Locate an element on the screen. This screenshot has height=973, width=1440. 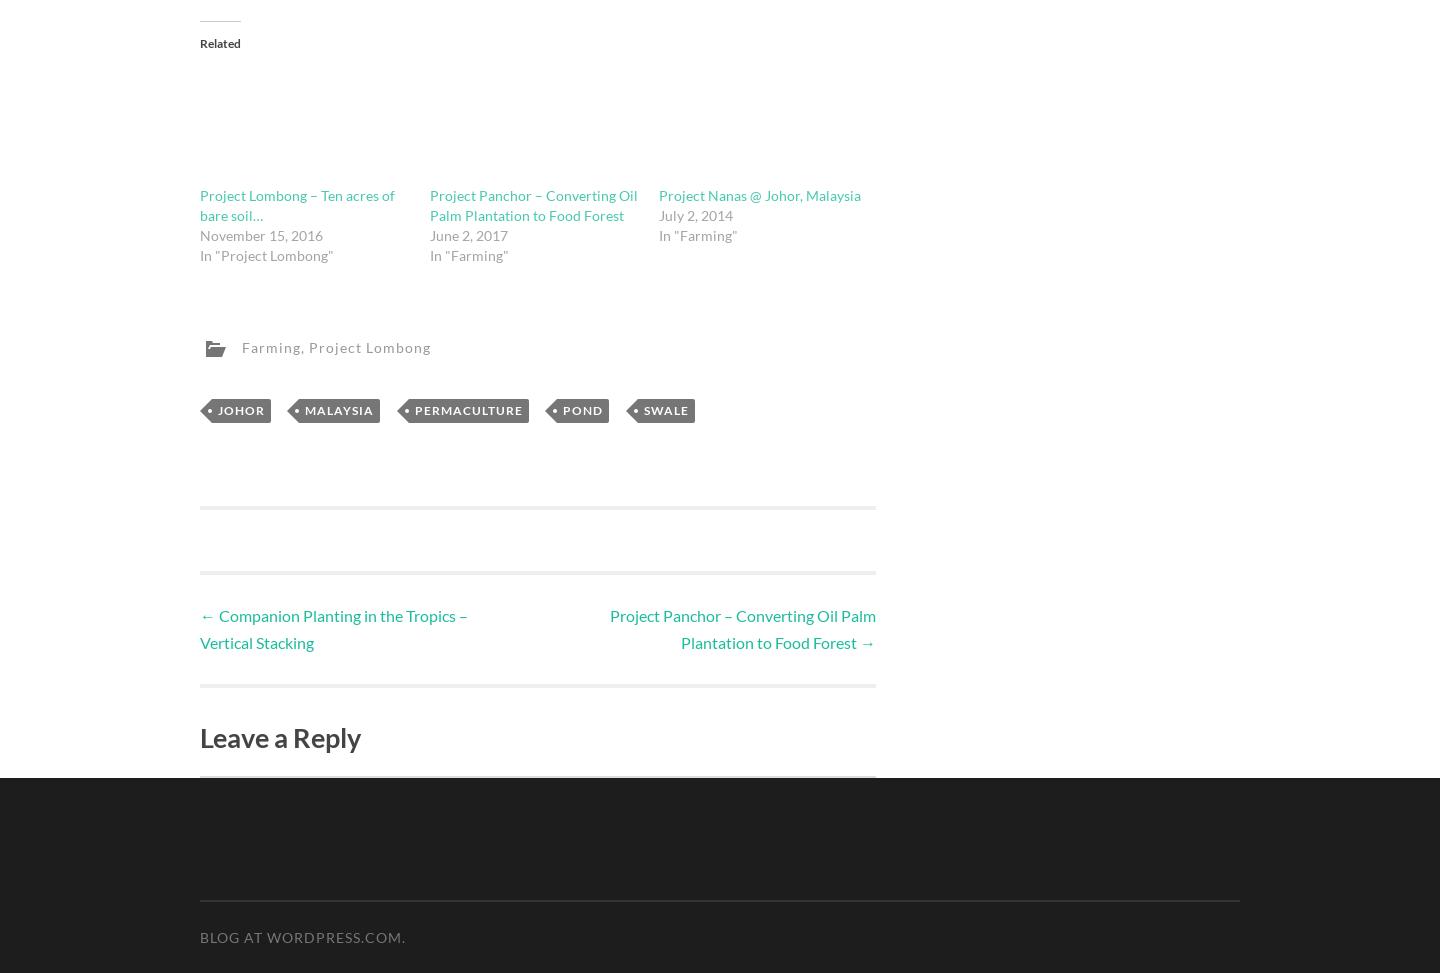
'Leave a Reply' is located at coordinates (279, 736).